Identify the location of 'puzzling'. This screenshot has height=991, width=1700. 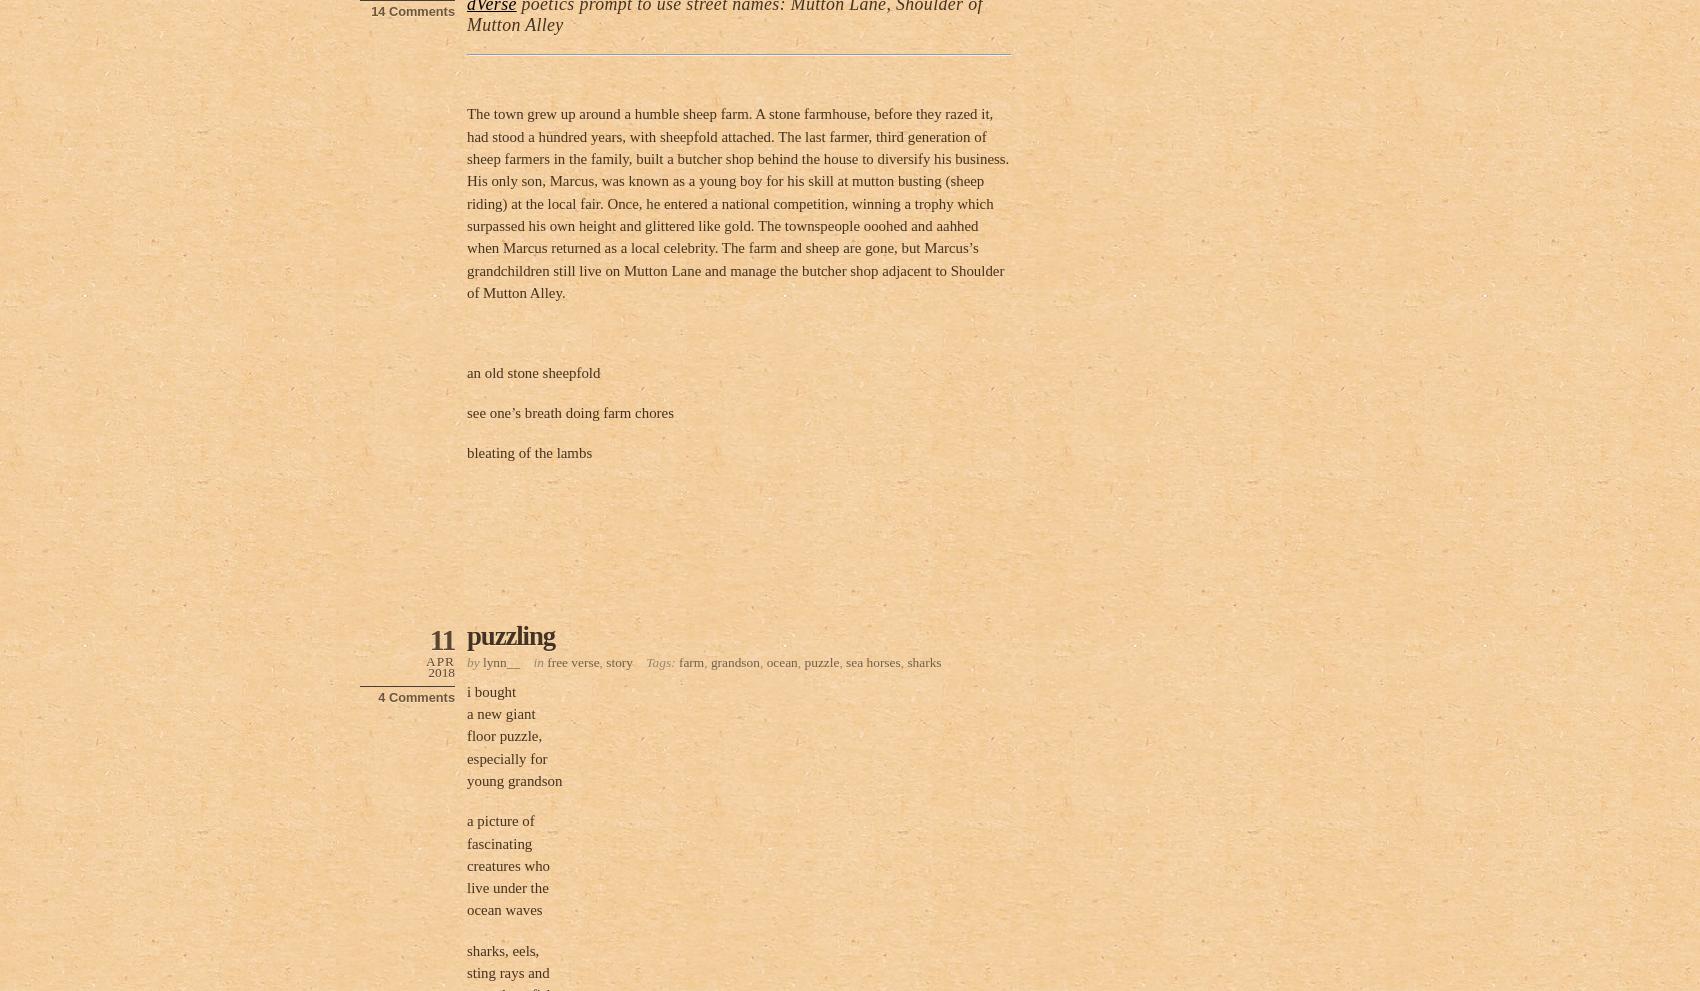
(511, 634).